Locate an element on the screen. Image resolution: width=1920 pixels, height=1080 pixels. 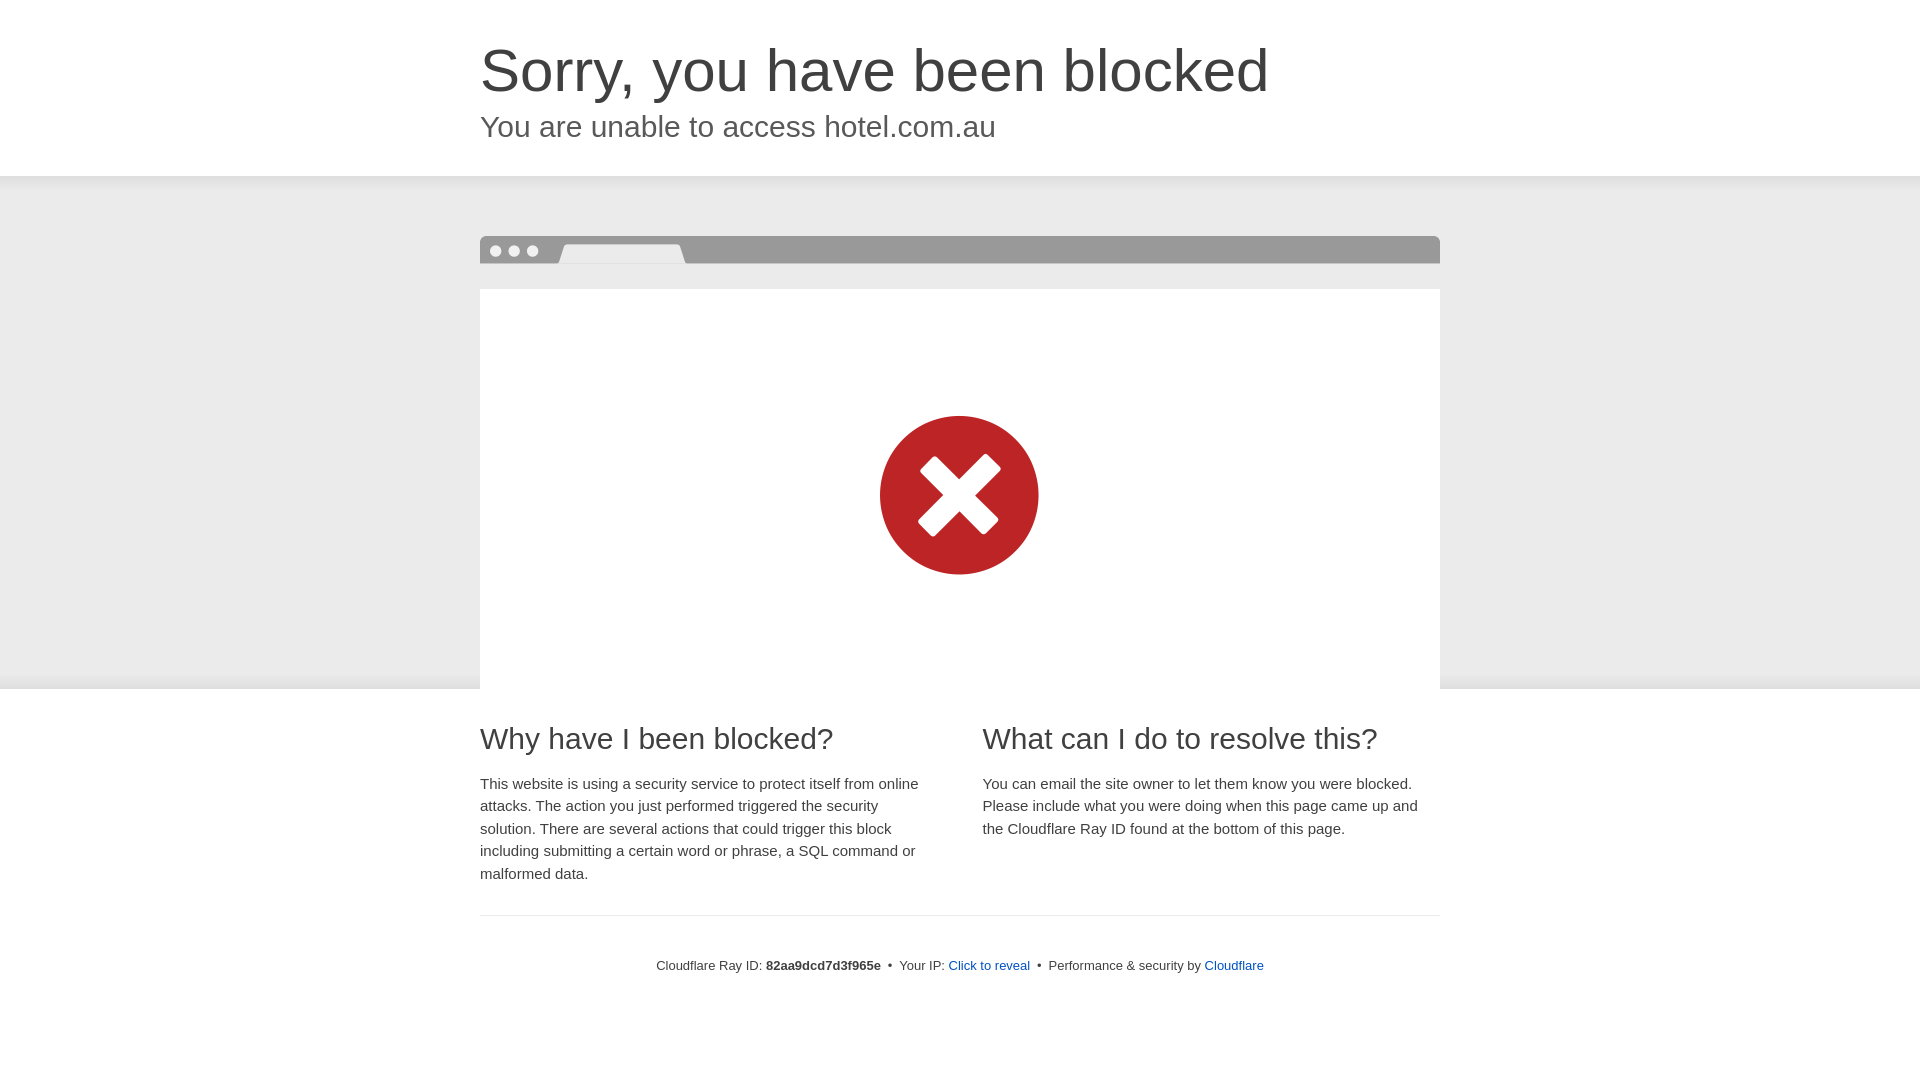
'Cloudflare' is located at coordinates (1203, 964).